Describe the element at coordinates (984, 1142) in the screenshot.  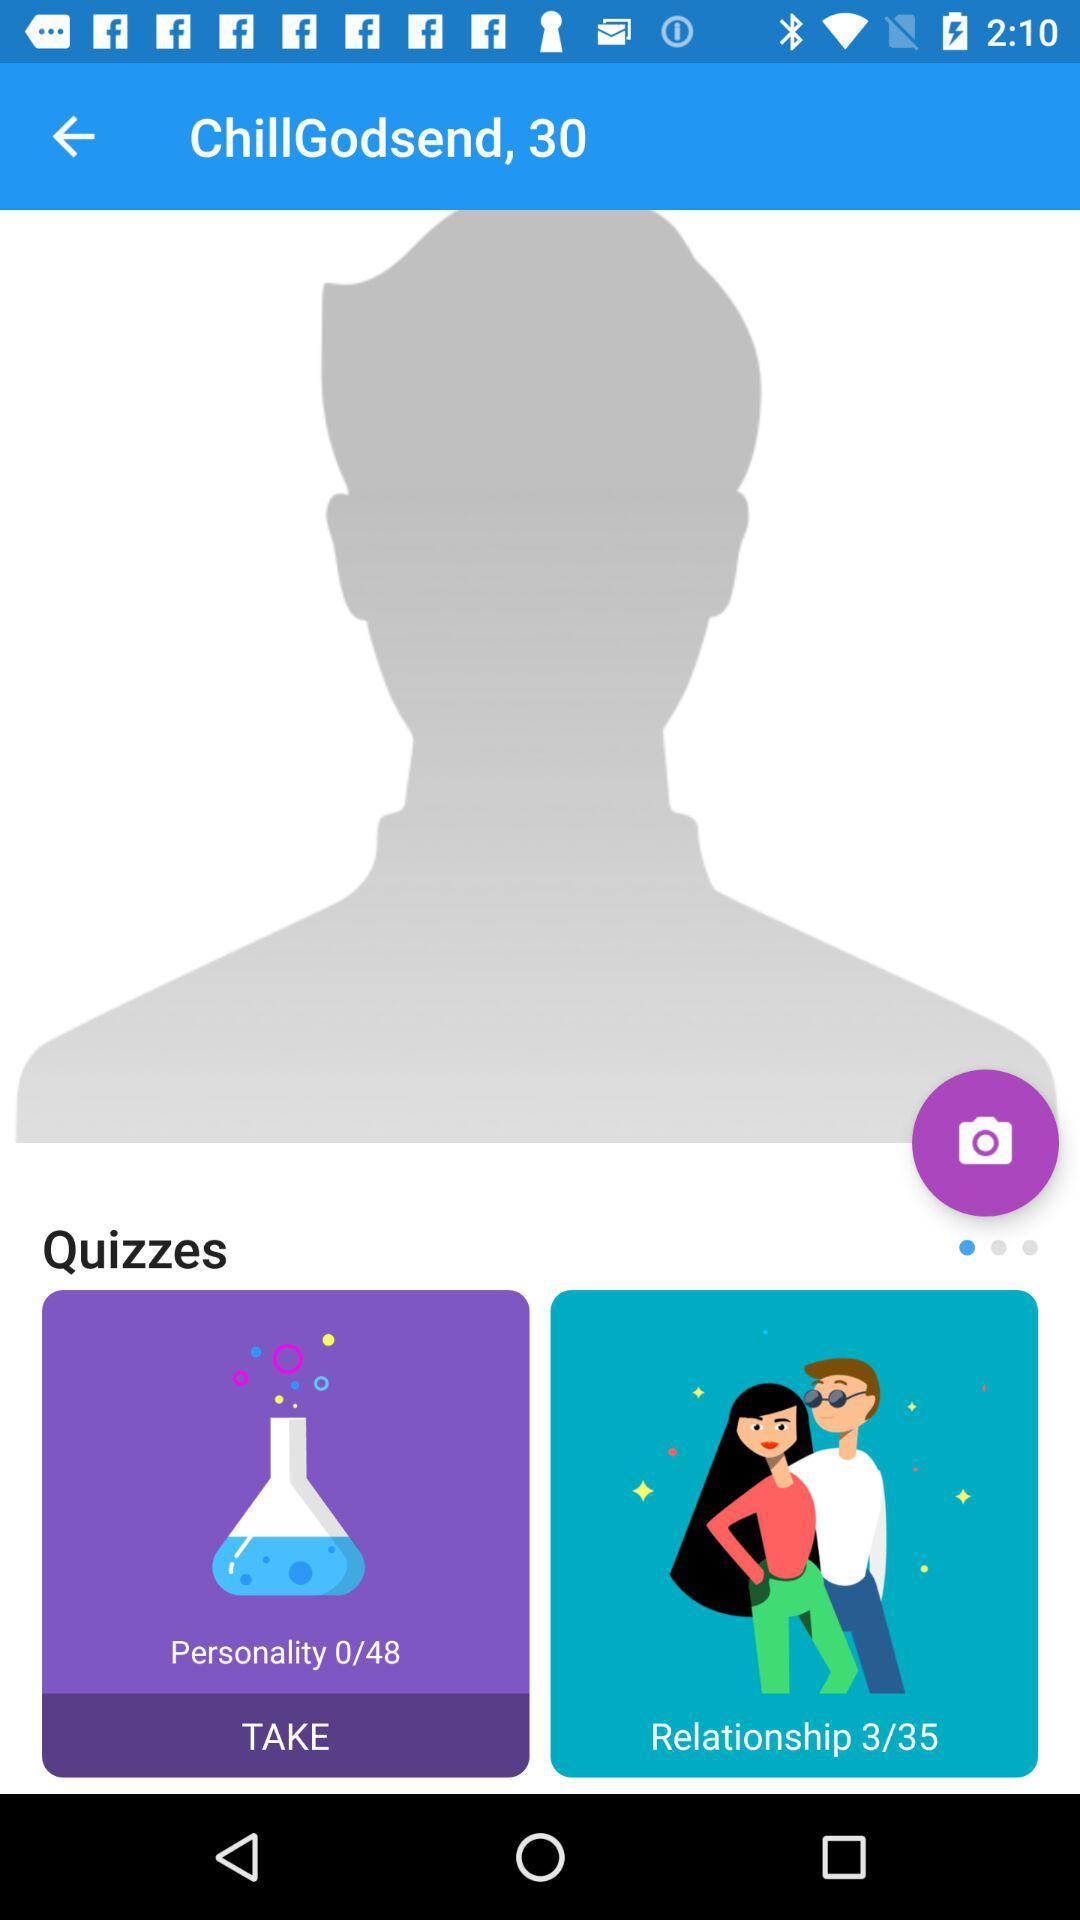
I see `the photo icon` at that location.